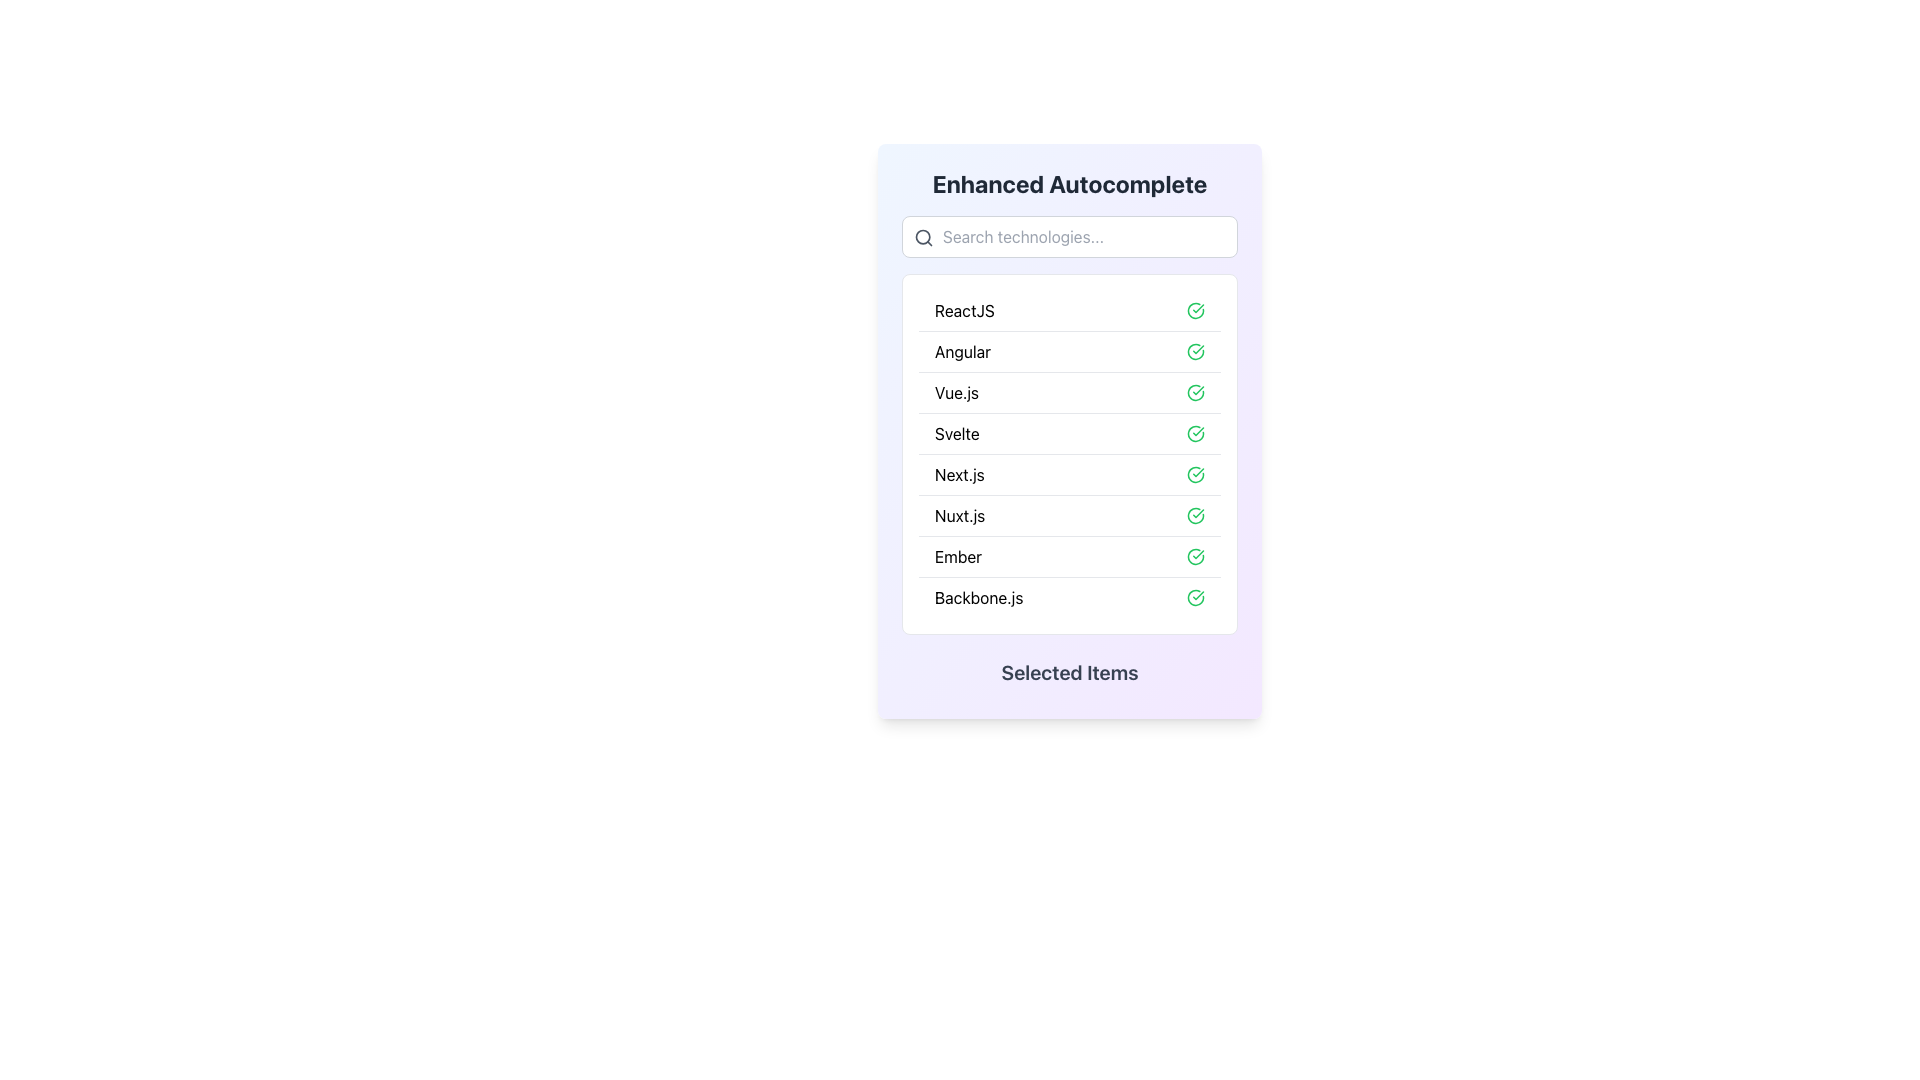  I want to click on the upper curved arc of the circular check symbol in the SVG graphic located to the left of the 'Backbone.js' text in the list, so click(1195, 596).